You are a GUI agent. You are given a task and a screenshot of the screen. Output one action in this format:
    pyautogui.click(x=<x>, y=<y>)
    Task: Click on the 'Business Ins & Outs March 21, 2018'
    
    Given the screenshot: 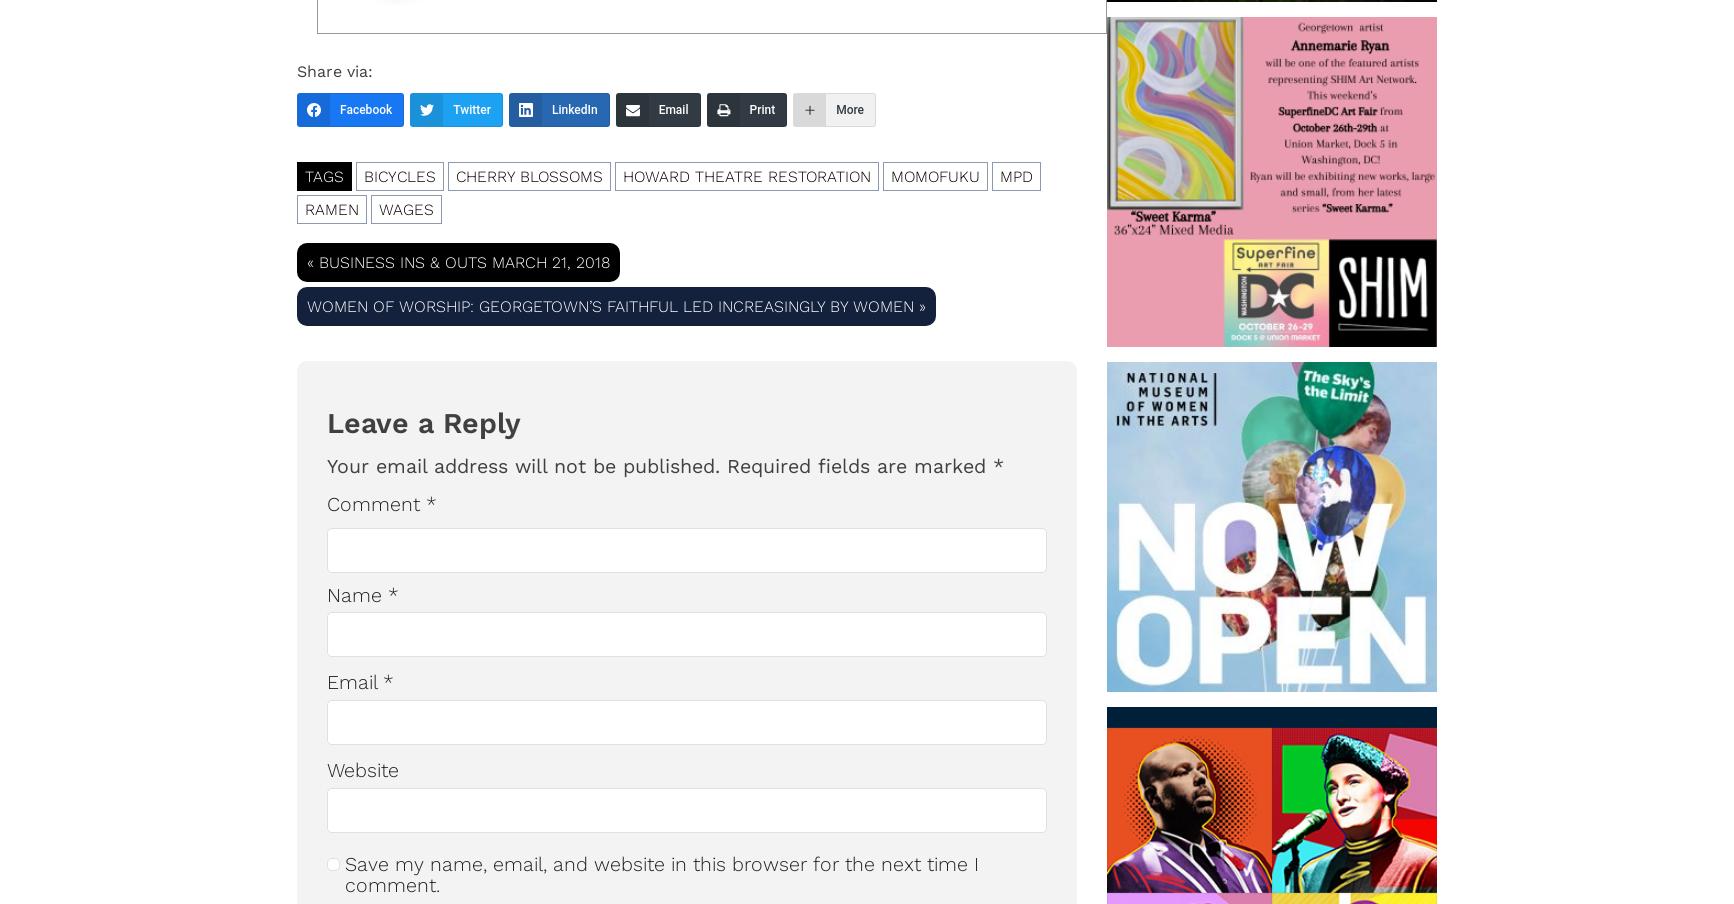 What is the action you would take?
    pyautogui.click(x=463, y=261)
    